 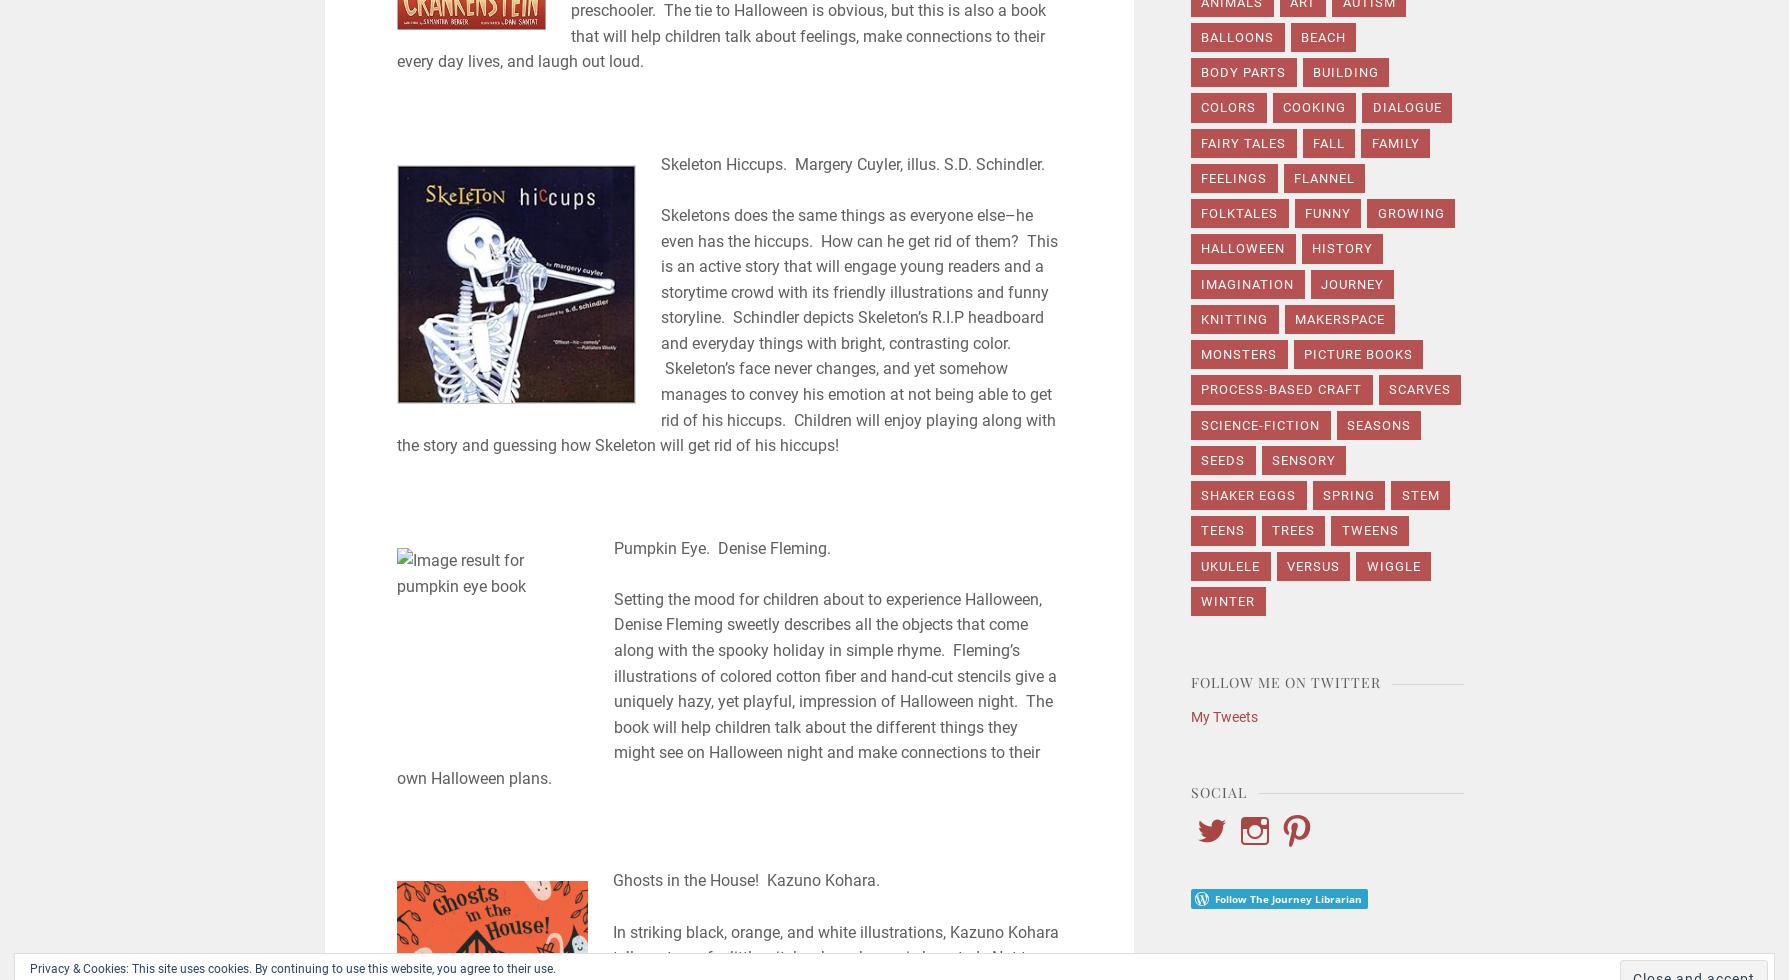 I want to click on 'Monsters', so click(x=1200, y=354).